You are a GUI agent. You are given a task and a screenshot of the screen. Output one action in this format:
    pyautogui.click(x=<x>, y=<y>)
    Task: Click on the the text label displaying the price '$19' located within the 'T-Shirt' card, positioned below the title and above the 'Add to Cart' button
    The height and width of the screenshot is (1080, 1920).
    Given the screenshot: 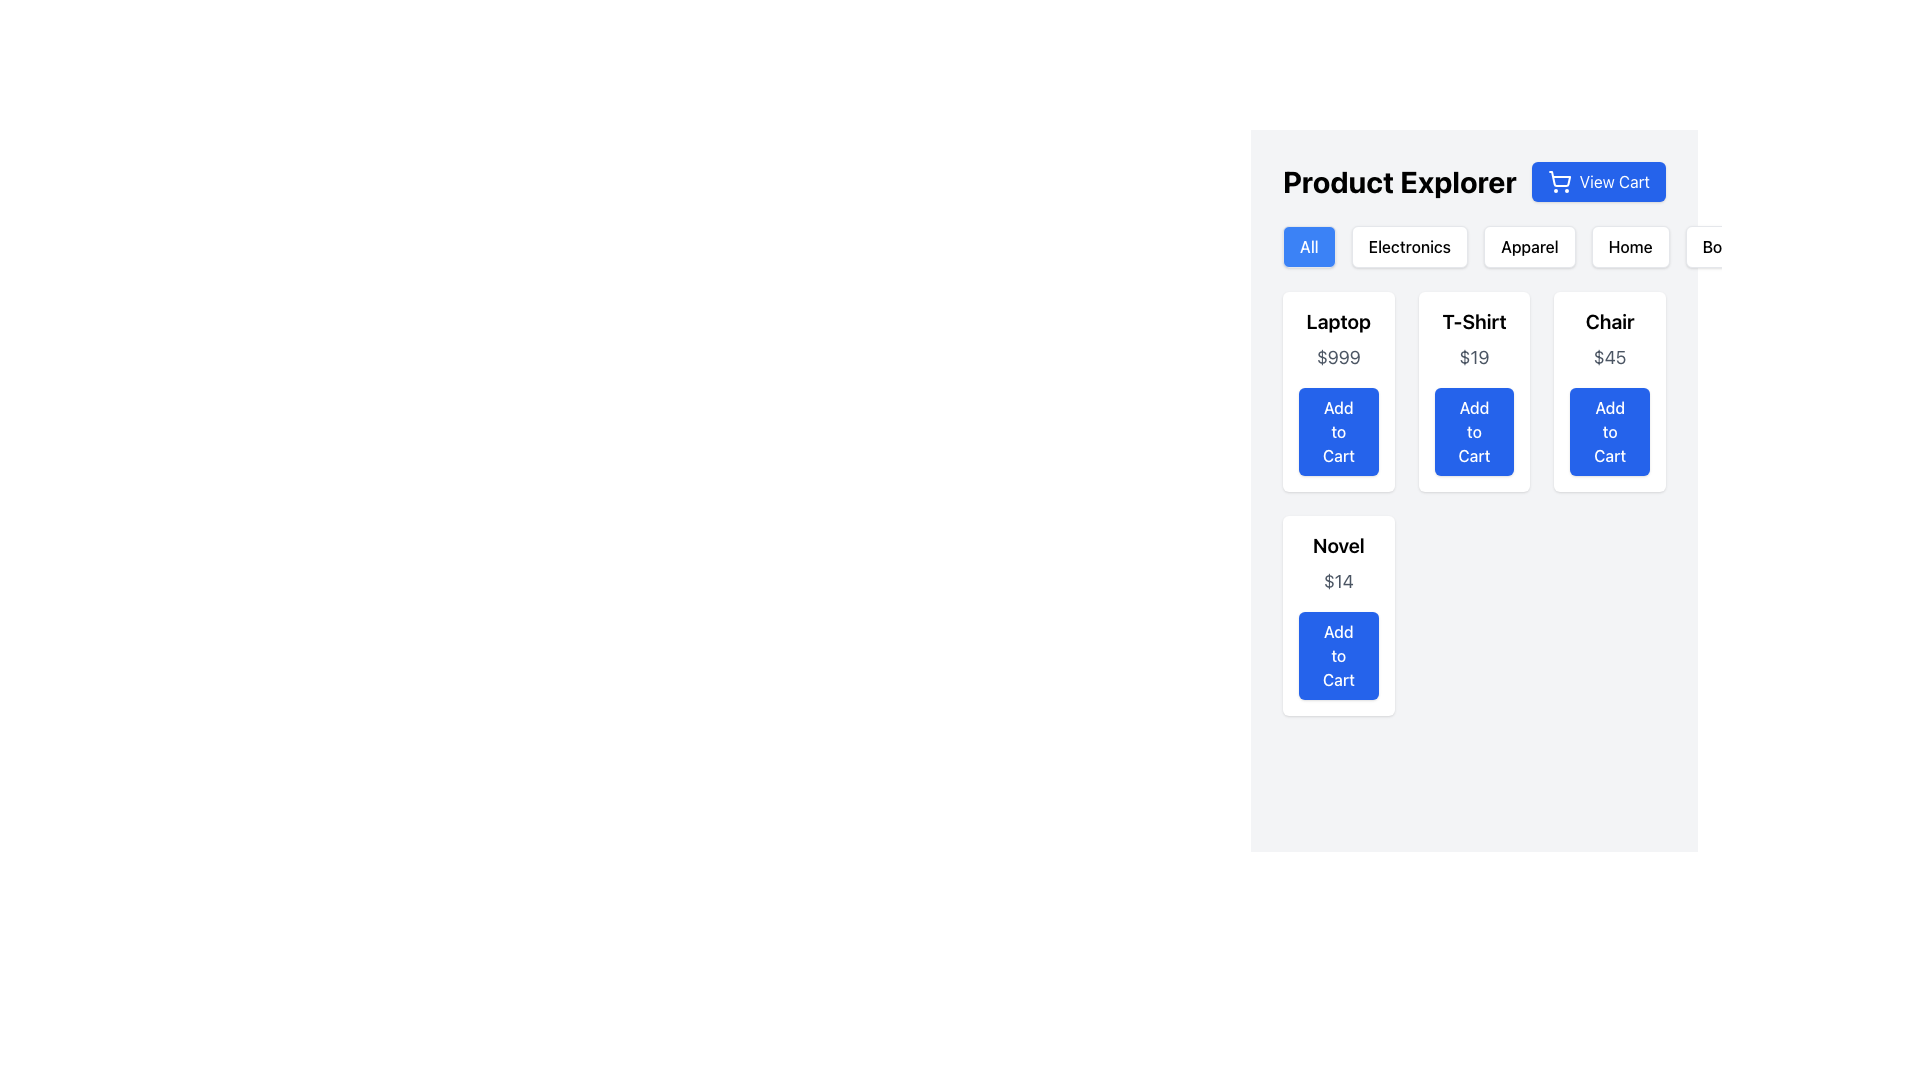 What is the action you would take?
    pyautogui.click(x=1474, y=357)
    